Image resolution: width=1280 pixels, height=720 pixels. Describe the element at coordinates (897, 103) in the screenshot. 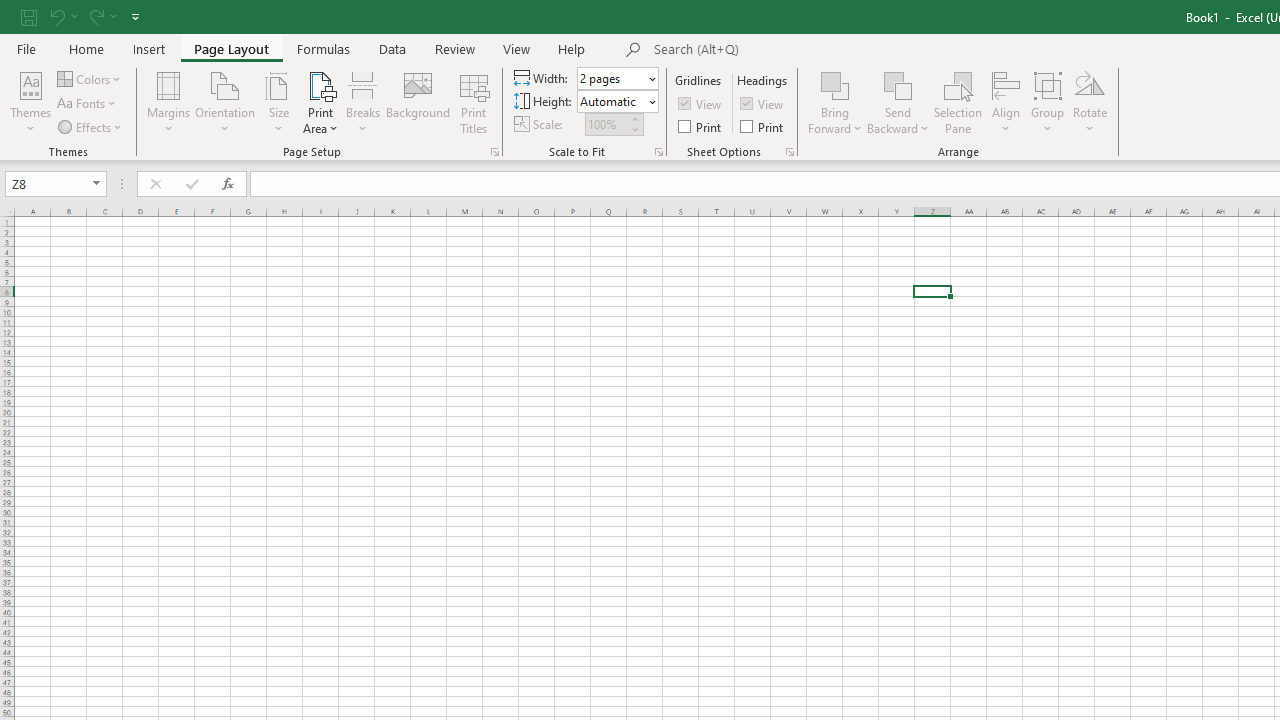

I see `'Send Backward'` at that location.